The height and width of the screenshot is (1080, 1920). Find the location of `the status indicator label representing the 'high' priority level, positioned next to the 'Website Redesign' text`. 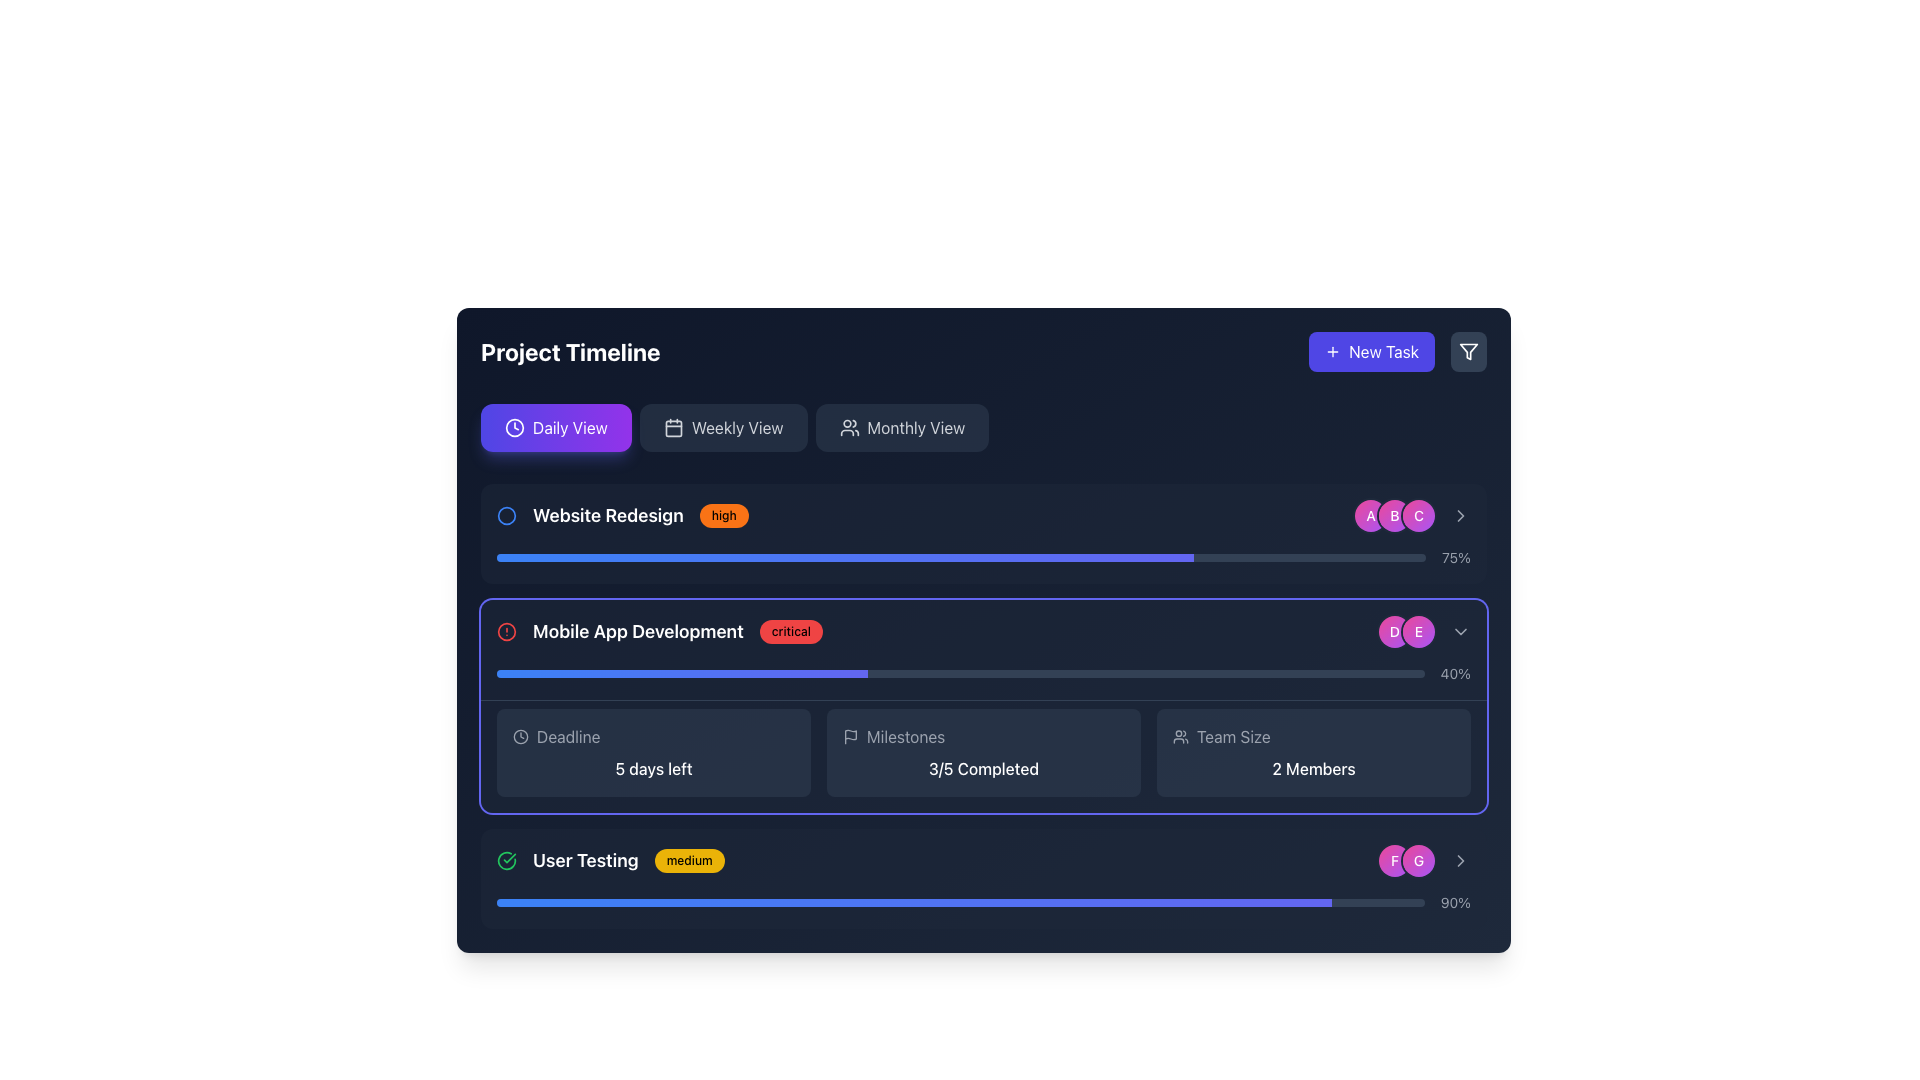

the status indicator label representing the 'high' priority level, positioned next to the 'Website Redesign' text is located at coordinates (723, 515).